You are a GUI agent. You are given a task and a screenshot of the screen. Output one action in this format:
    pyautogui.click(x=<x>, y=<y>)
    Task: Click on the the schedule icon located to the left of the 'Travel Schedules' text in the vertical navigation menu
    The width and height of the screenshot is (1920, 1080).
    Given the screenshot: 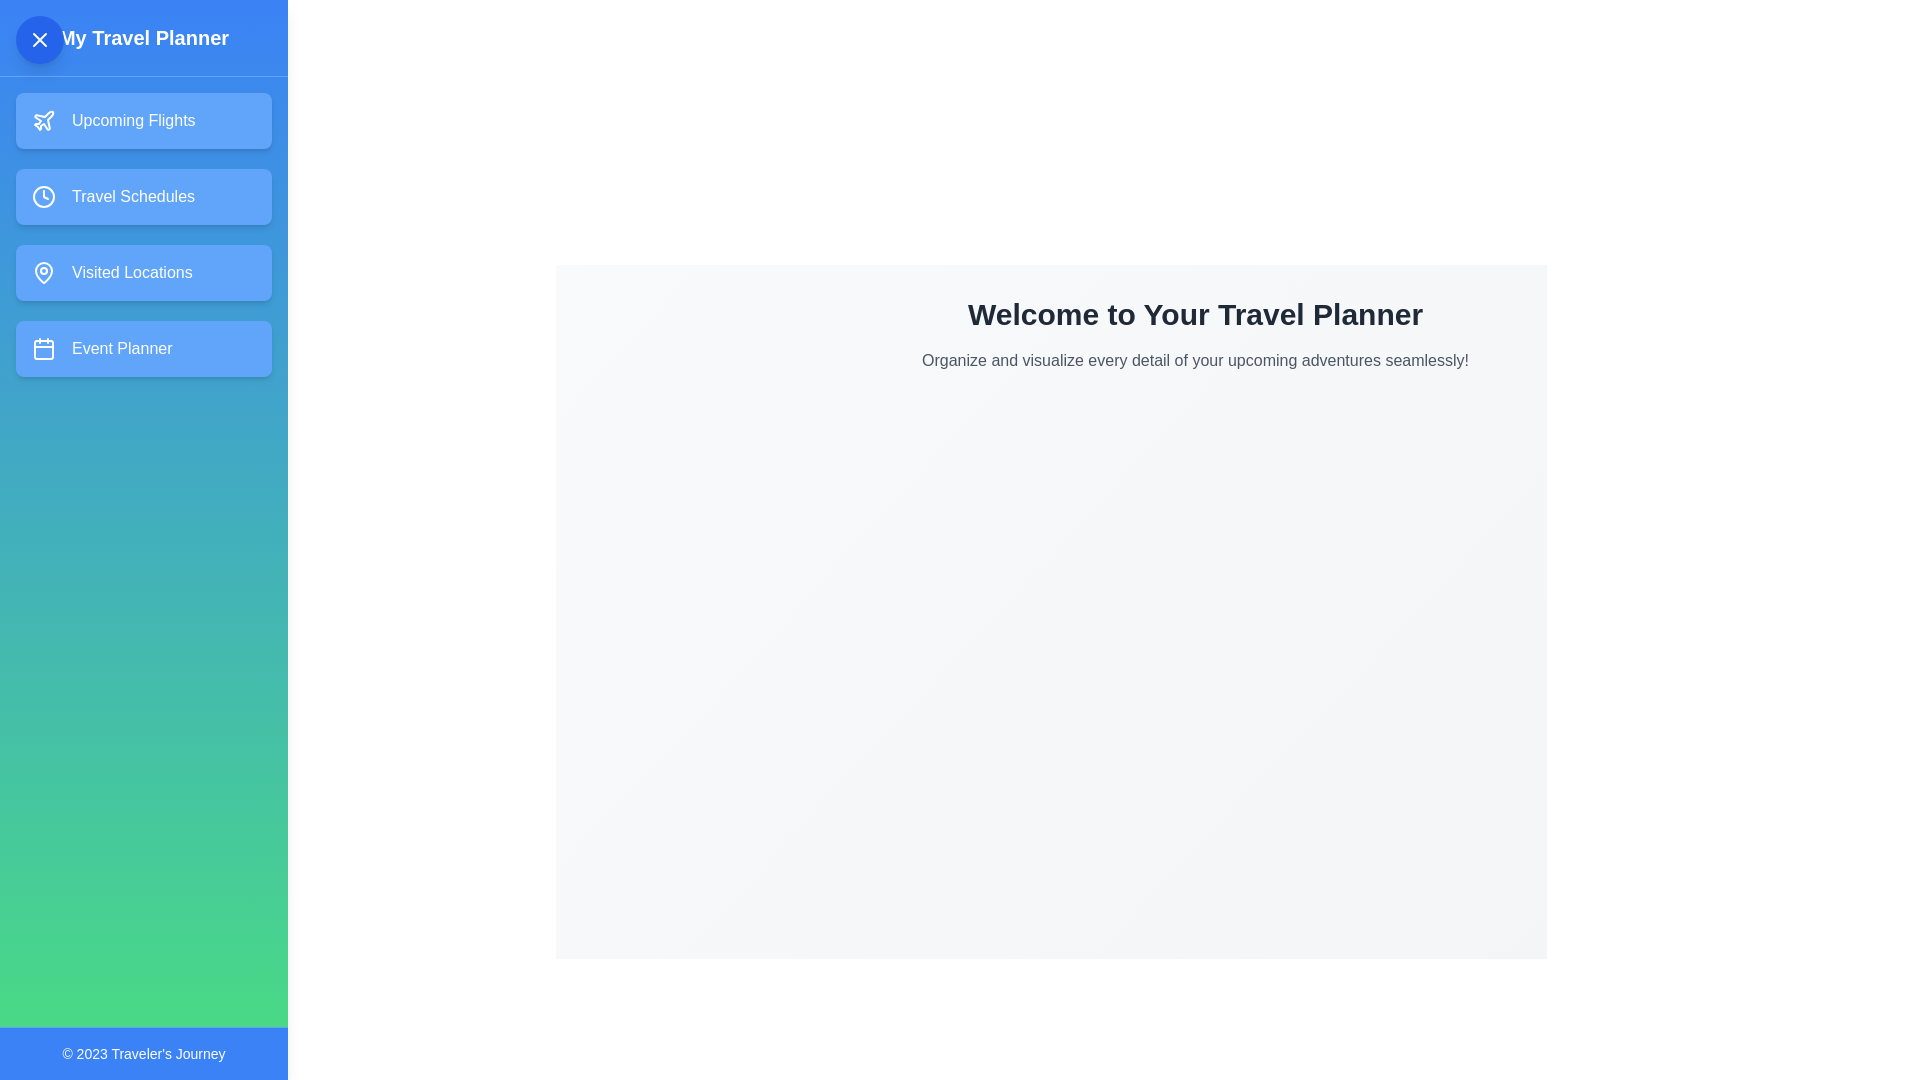 What is the action you would take?
    pyautogui.click(x=43, y=196)
    